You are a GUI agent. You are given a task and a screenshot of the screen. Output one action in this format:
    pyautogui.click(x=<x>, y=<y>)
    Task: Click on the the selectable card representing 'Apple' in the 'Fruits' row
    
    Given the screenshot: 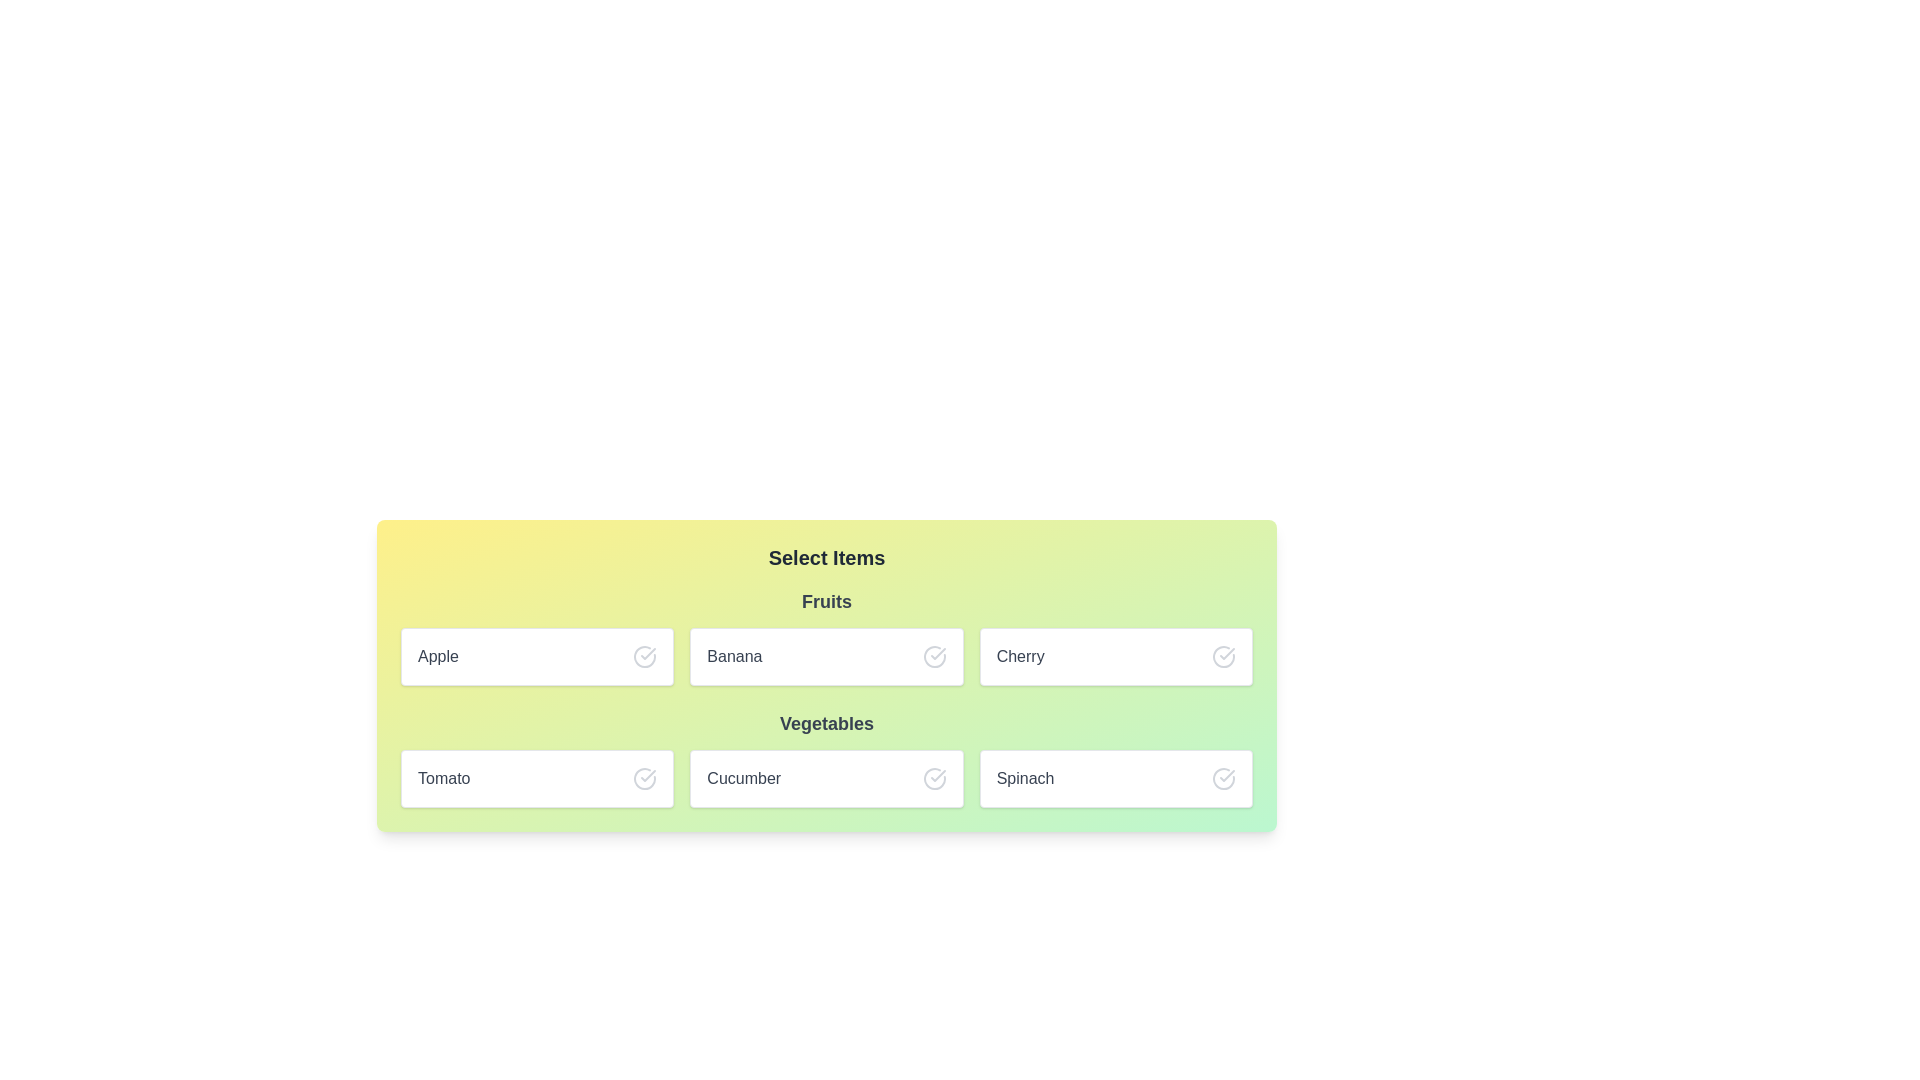 What is the action you would take?
    pyautogui.click(x=537, y=656)
    